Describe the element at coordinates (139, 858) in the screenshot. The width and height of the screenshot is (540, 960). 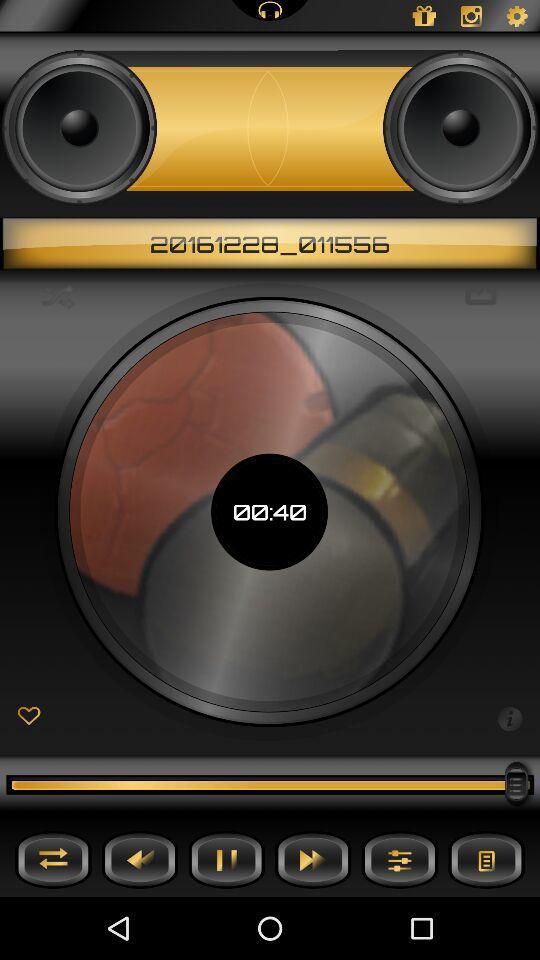
I see `go back` at that location.